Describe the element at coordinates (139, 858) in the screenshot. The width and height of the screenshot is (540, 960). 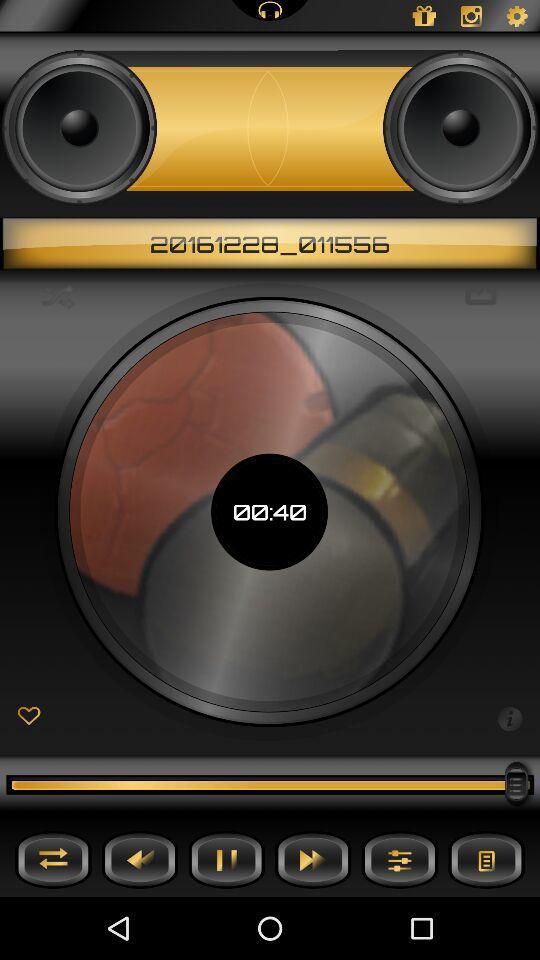
I see `go back` at that location.